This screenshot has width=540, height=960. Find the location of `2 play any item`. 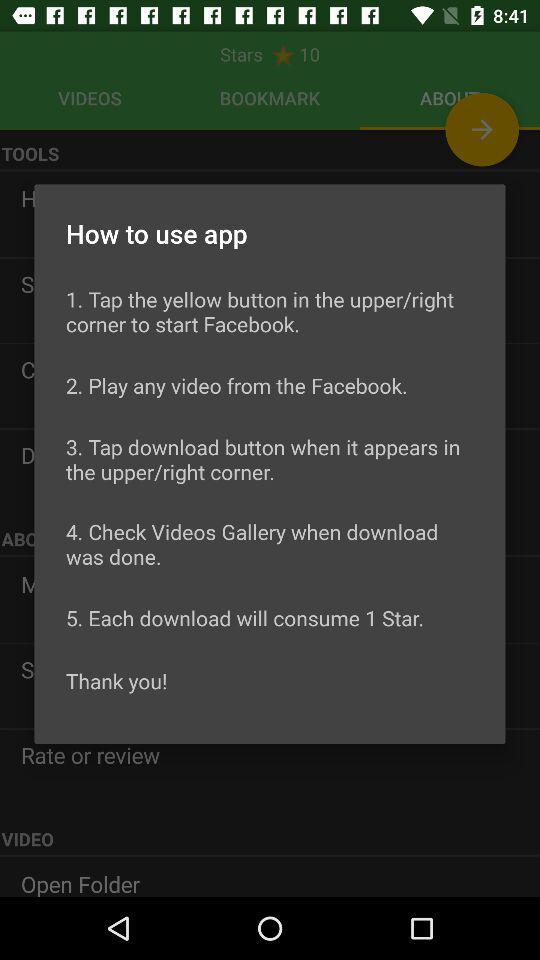

2 play any item is located at coordinates (235, 384).